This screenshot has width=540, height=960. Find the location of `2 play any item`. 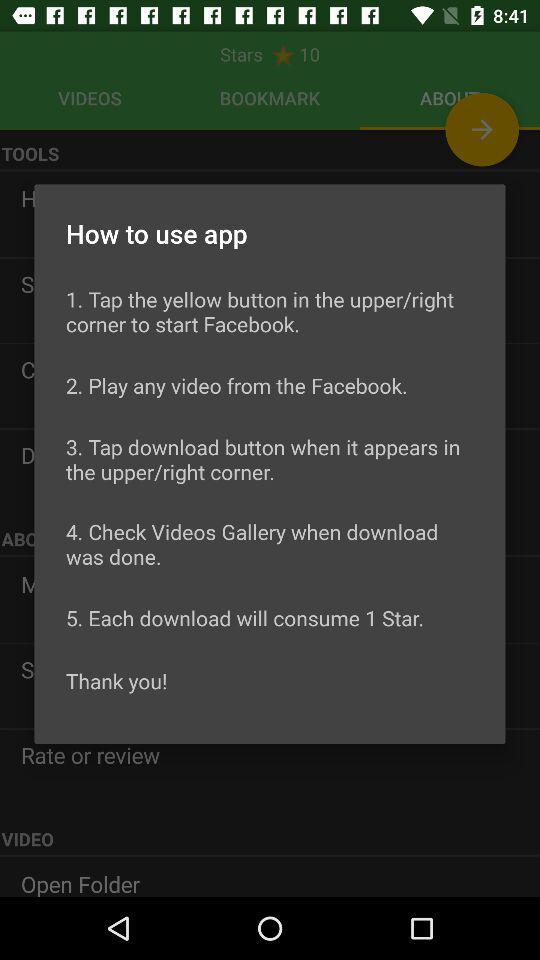

2 play any item is located at coordinates (235, 384).